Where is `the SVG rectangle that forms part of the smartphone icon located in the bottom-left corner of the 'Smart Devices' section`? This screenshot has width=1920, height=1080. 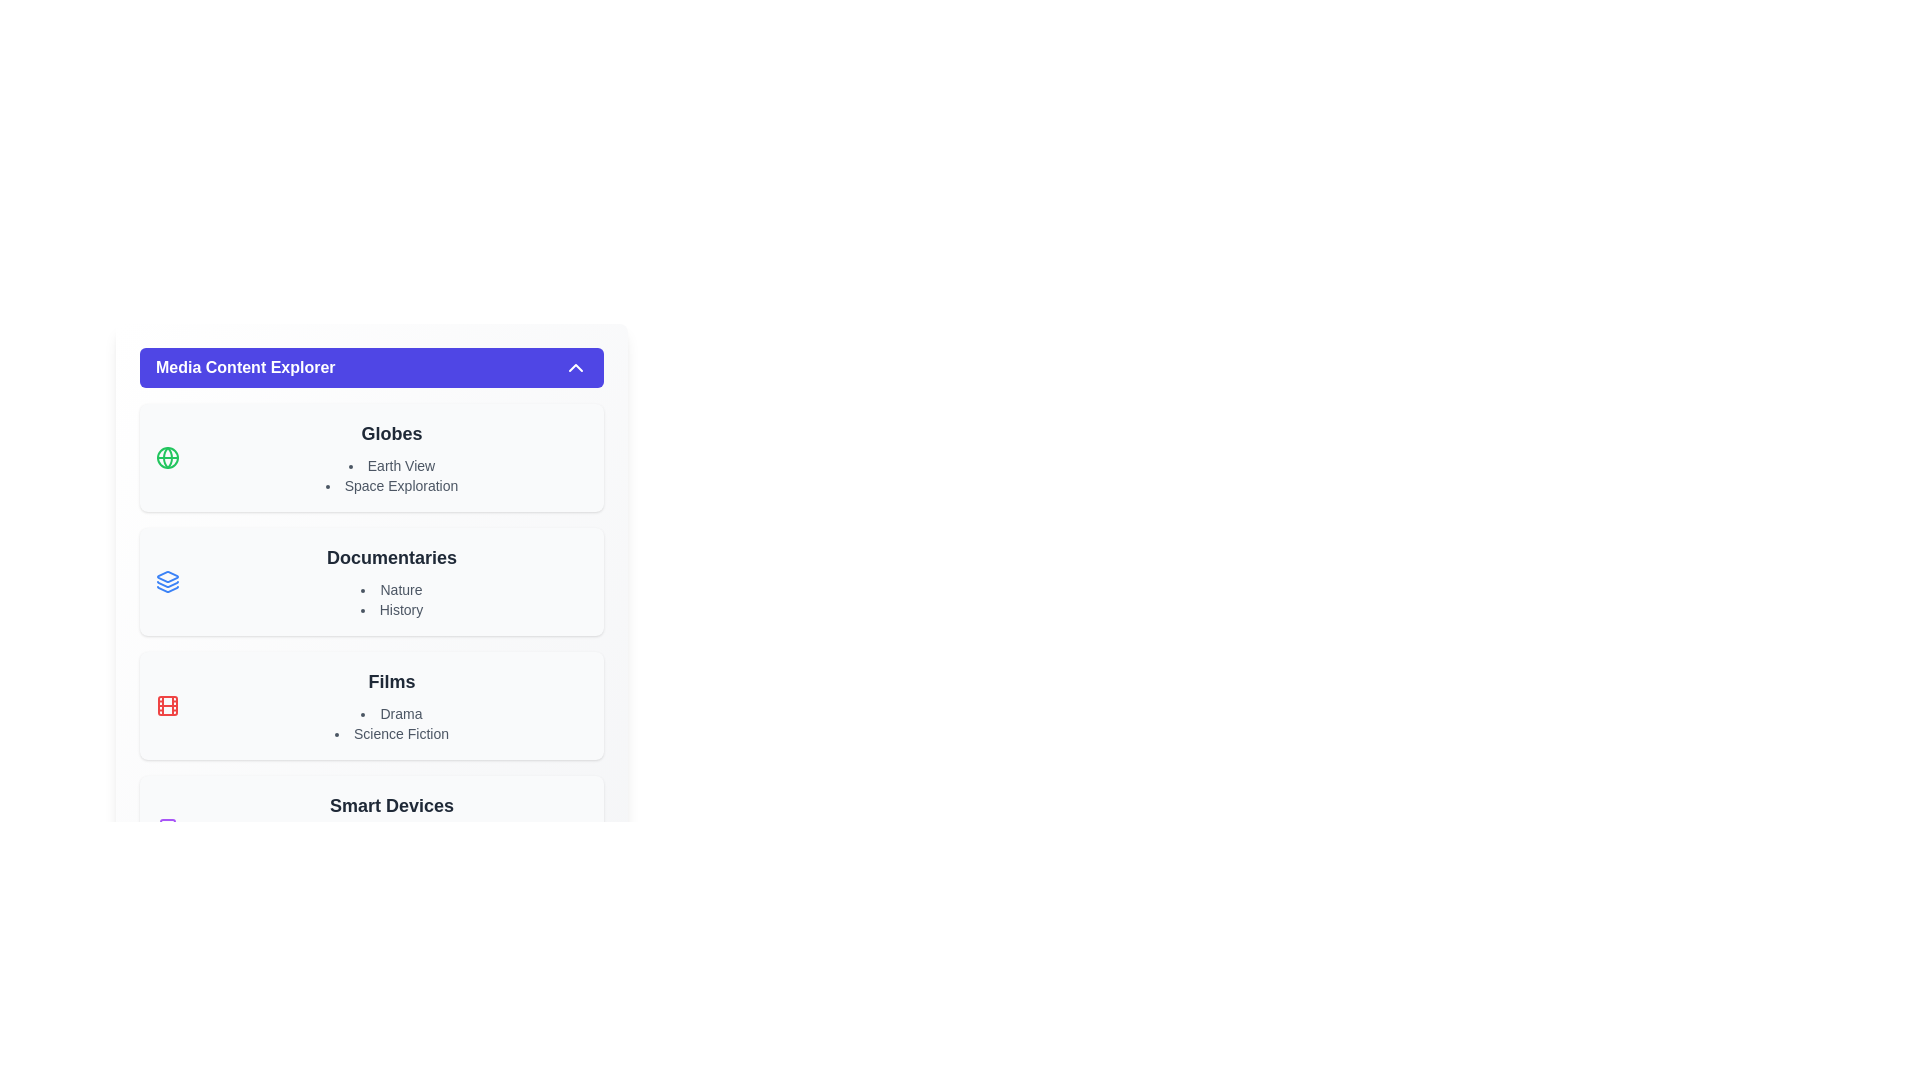
the SVG rectangle that forms part of the smartphone icon located in the bottom-left corner of the 'Smart Devices' section is located at coordinates (168, 829).